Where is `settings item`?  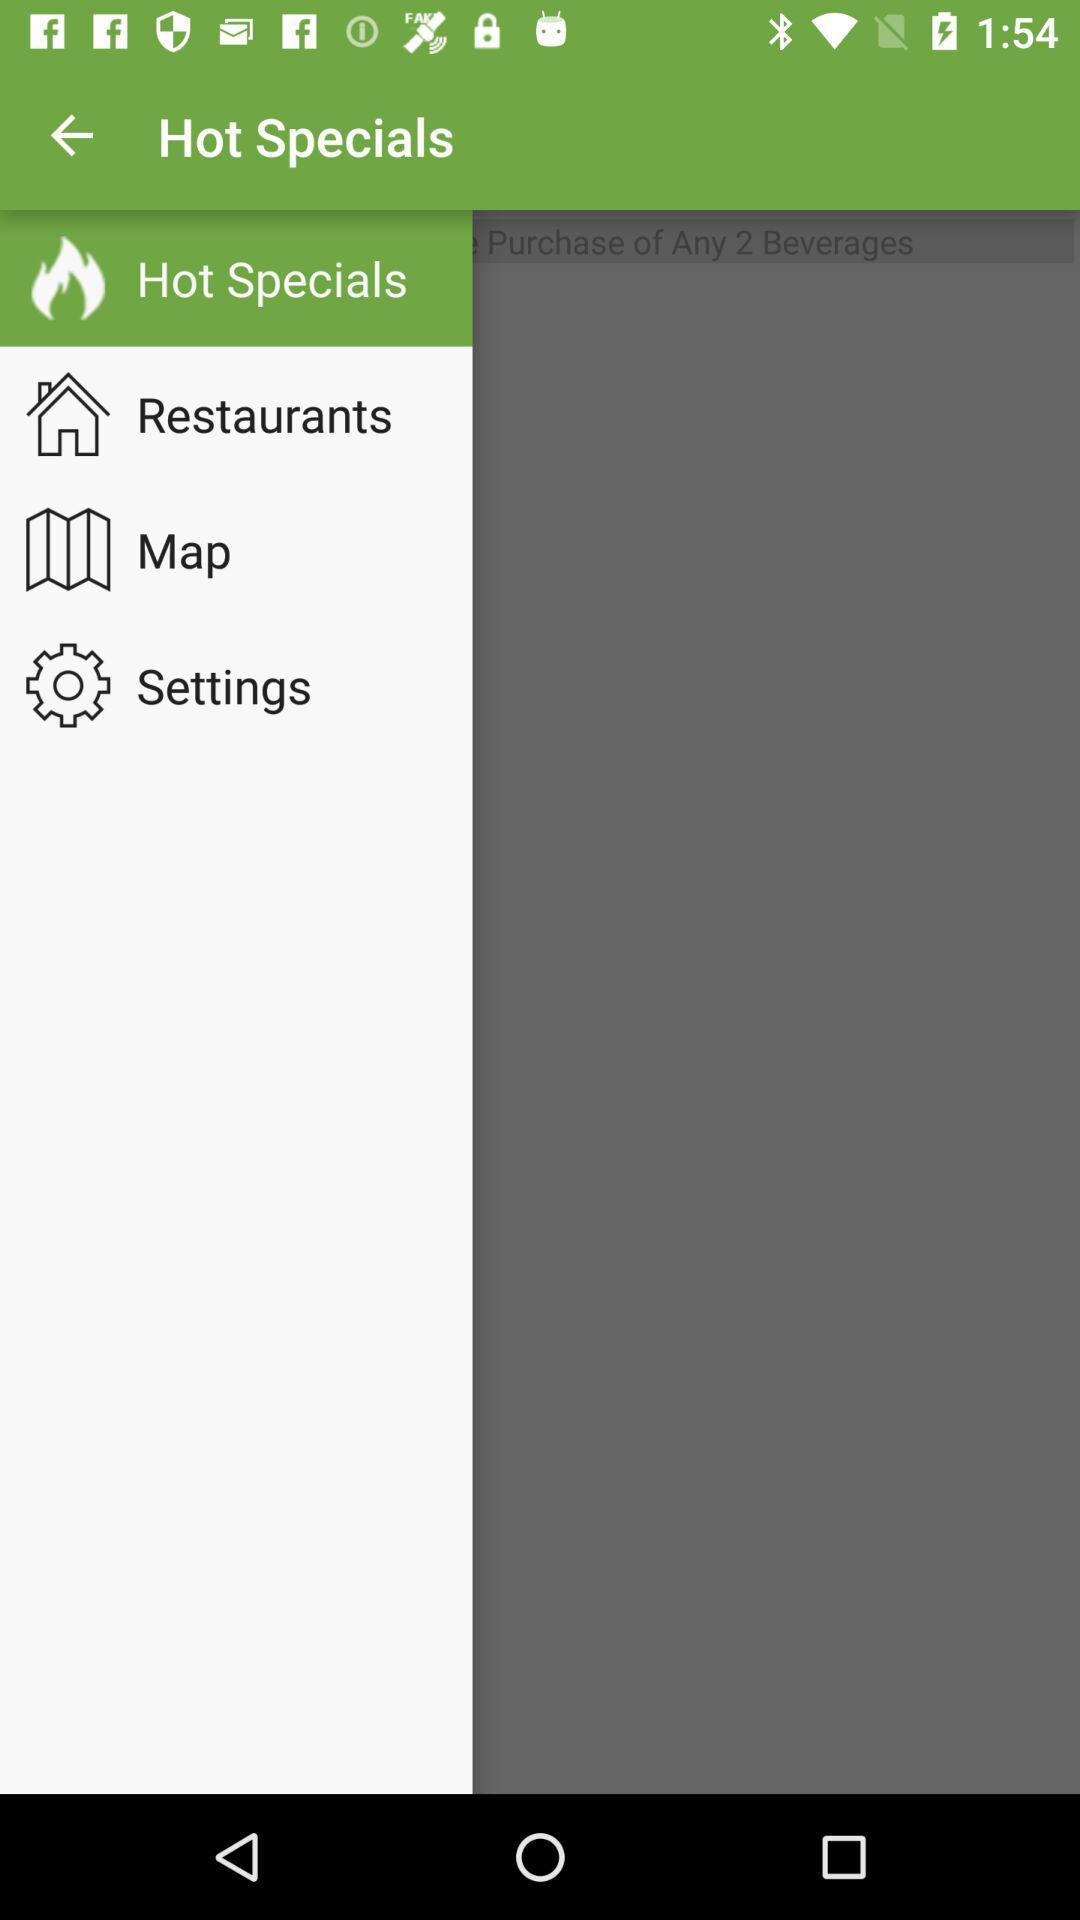
settings item is located at coordinates (236, 685).